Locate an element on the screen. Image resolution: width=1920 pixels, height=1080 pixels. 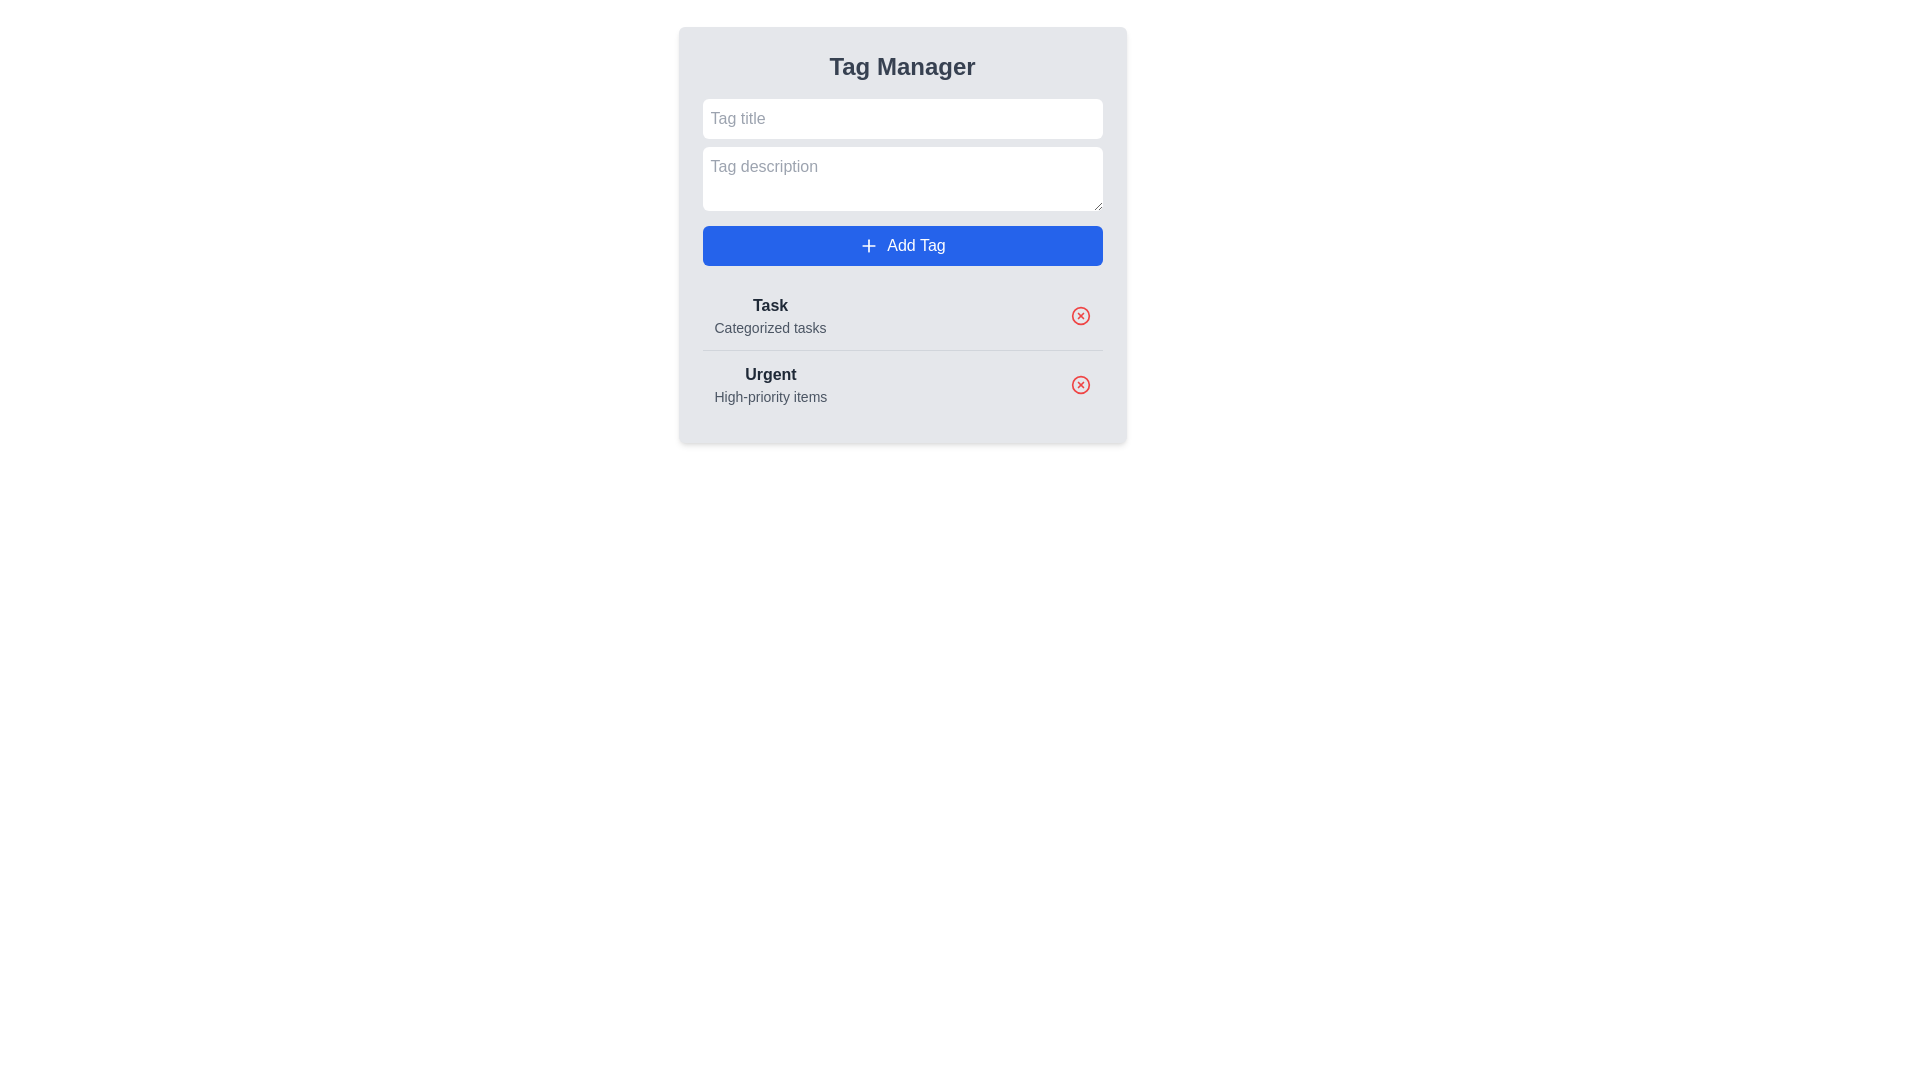
the delete or cancel button icon located on the right side of the 'Task' label to possibly display additional information or a tooltip is located at coordinates (1079, 315).